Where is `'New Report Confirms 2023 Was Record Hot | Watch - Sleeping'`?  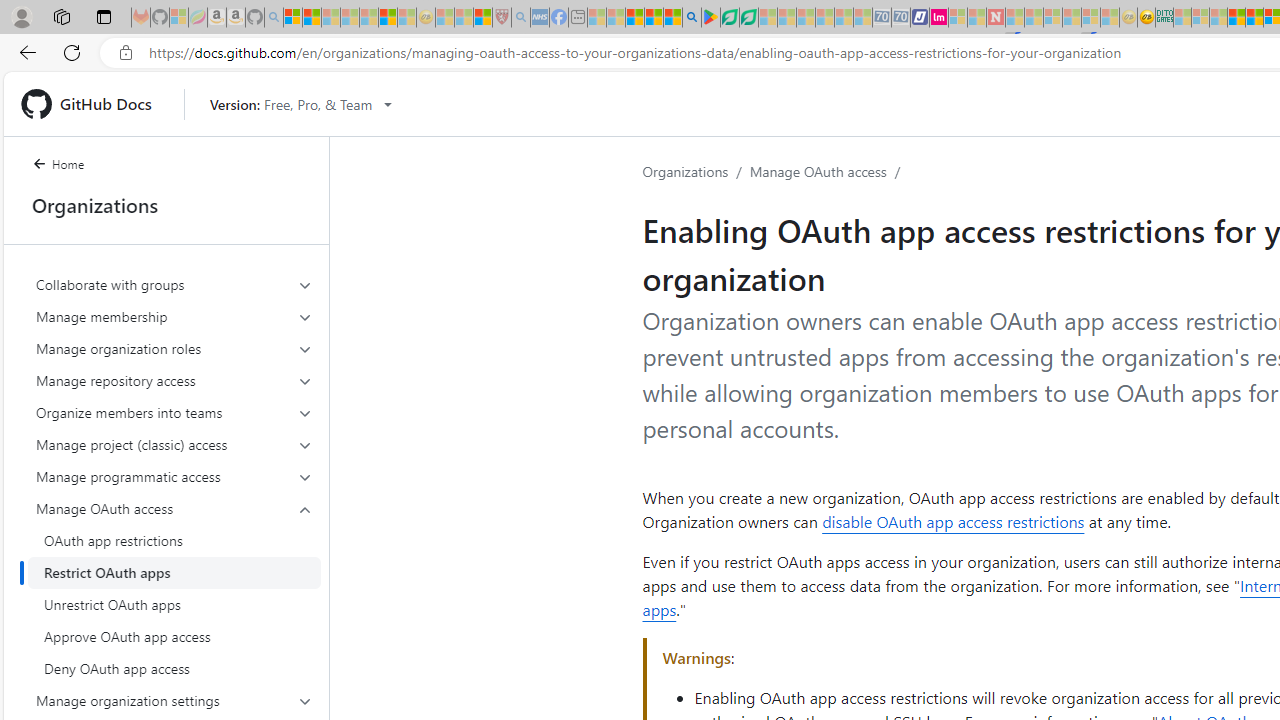 'New Report Confirms 2023 Was Record Hot | Watch - Sleeping' is located at coordinates (368, 17).